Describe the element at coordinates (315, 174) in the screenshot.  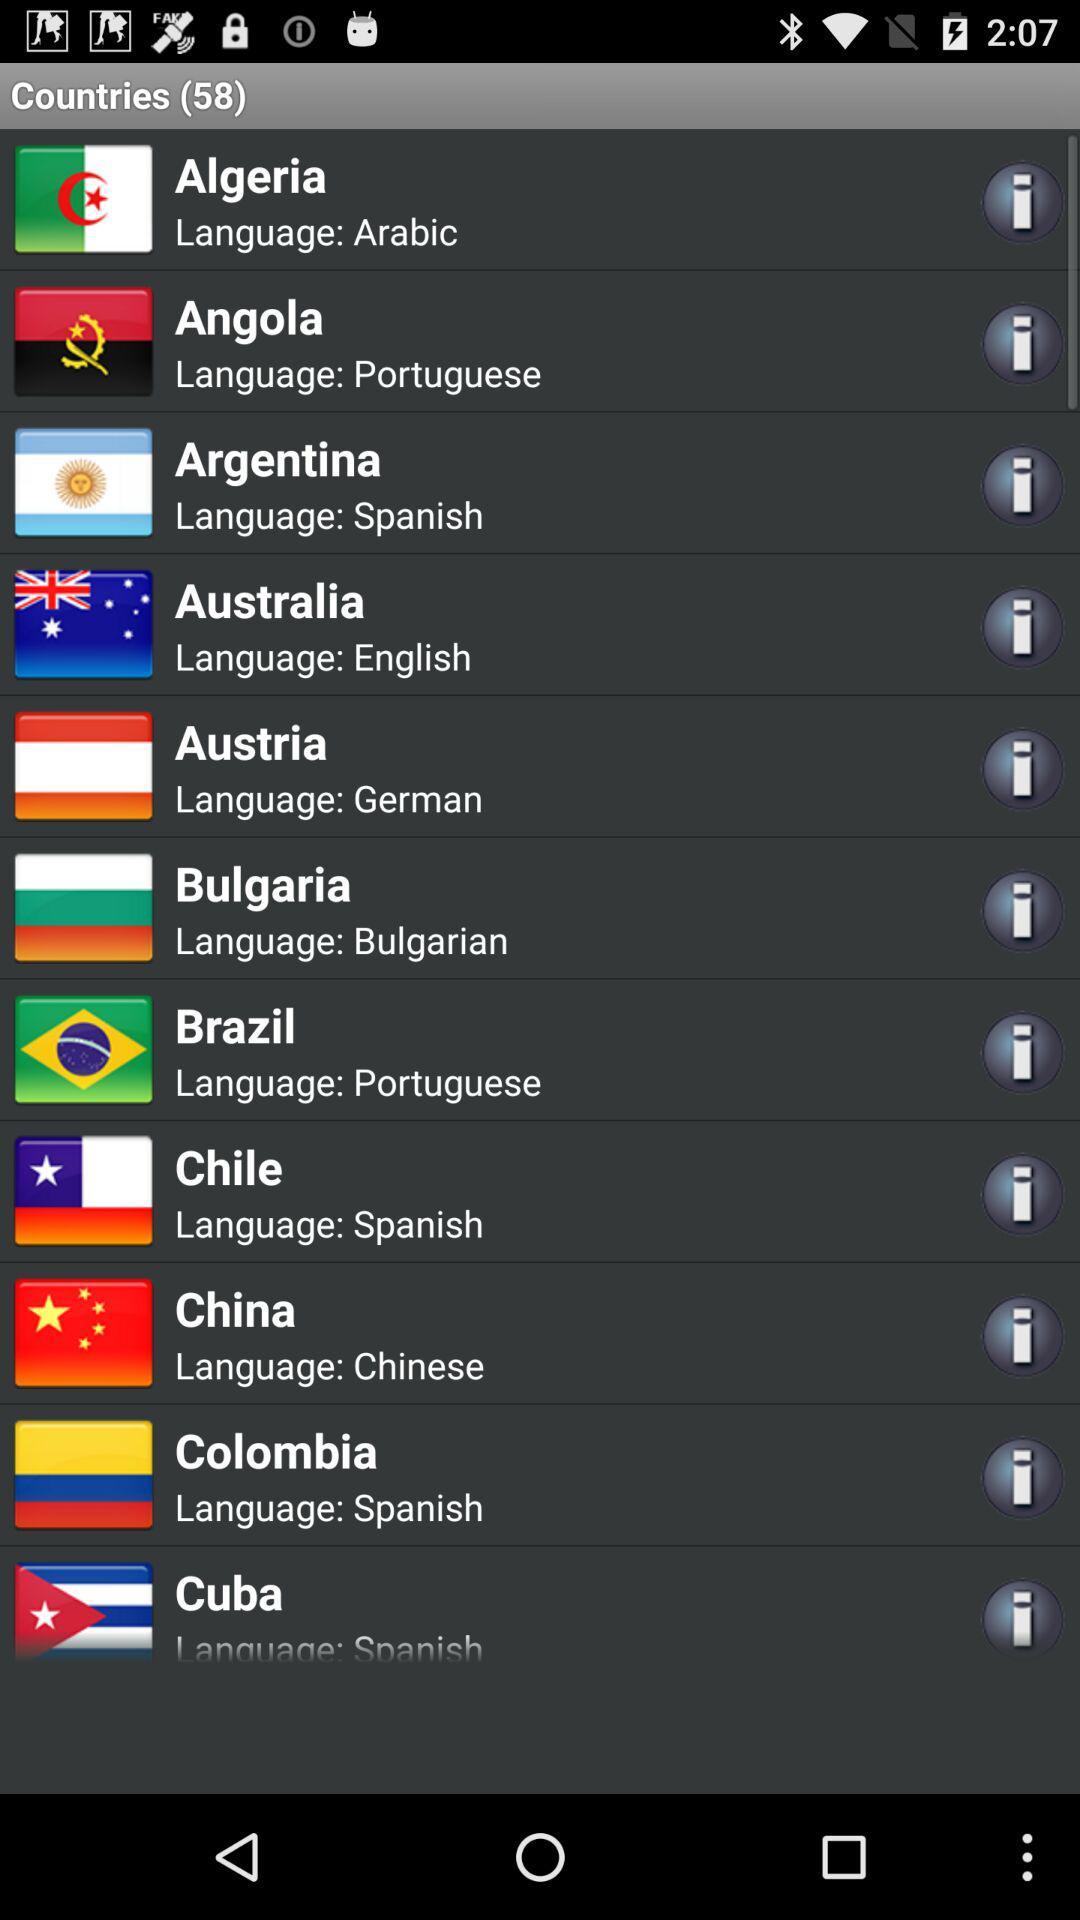
I see `the item above language:  item` at that location.